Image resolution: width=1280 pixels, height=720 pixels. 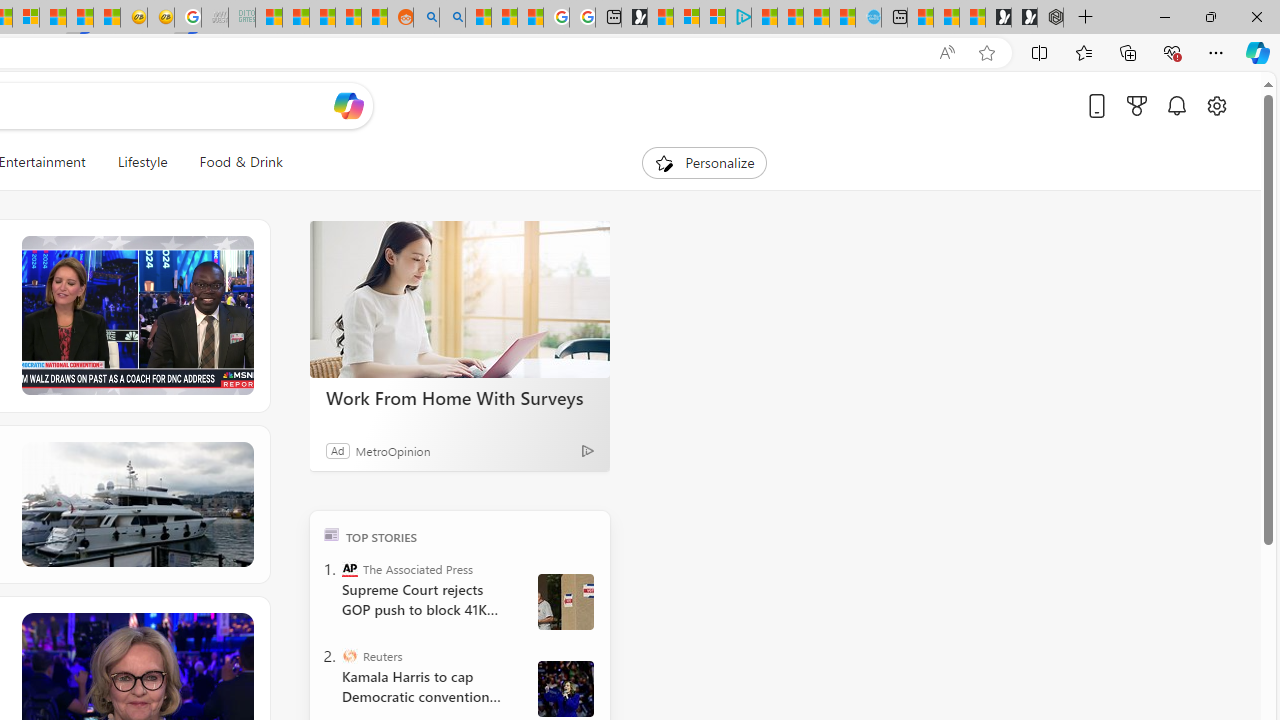 I want to click on 'Personalize', so click(x=704, y=162).